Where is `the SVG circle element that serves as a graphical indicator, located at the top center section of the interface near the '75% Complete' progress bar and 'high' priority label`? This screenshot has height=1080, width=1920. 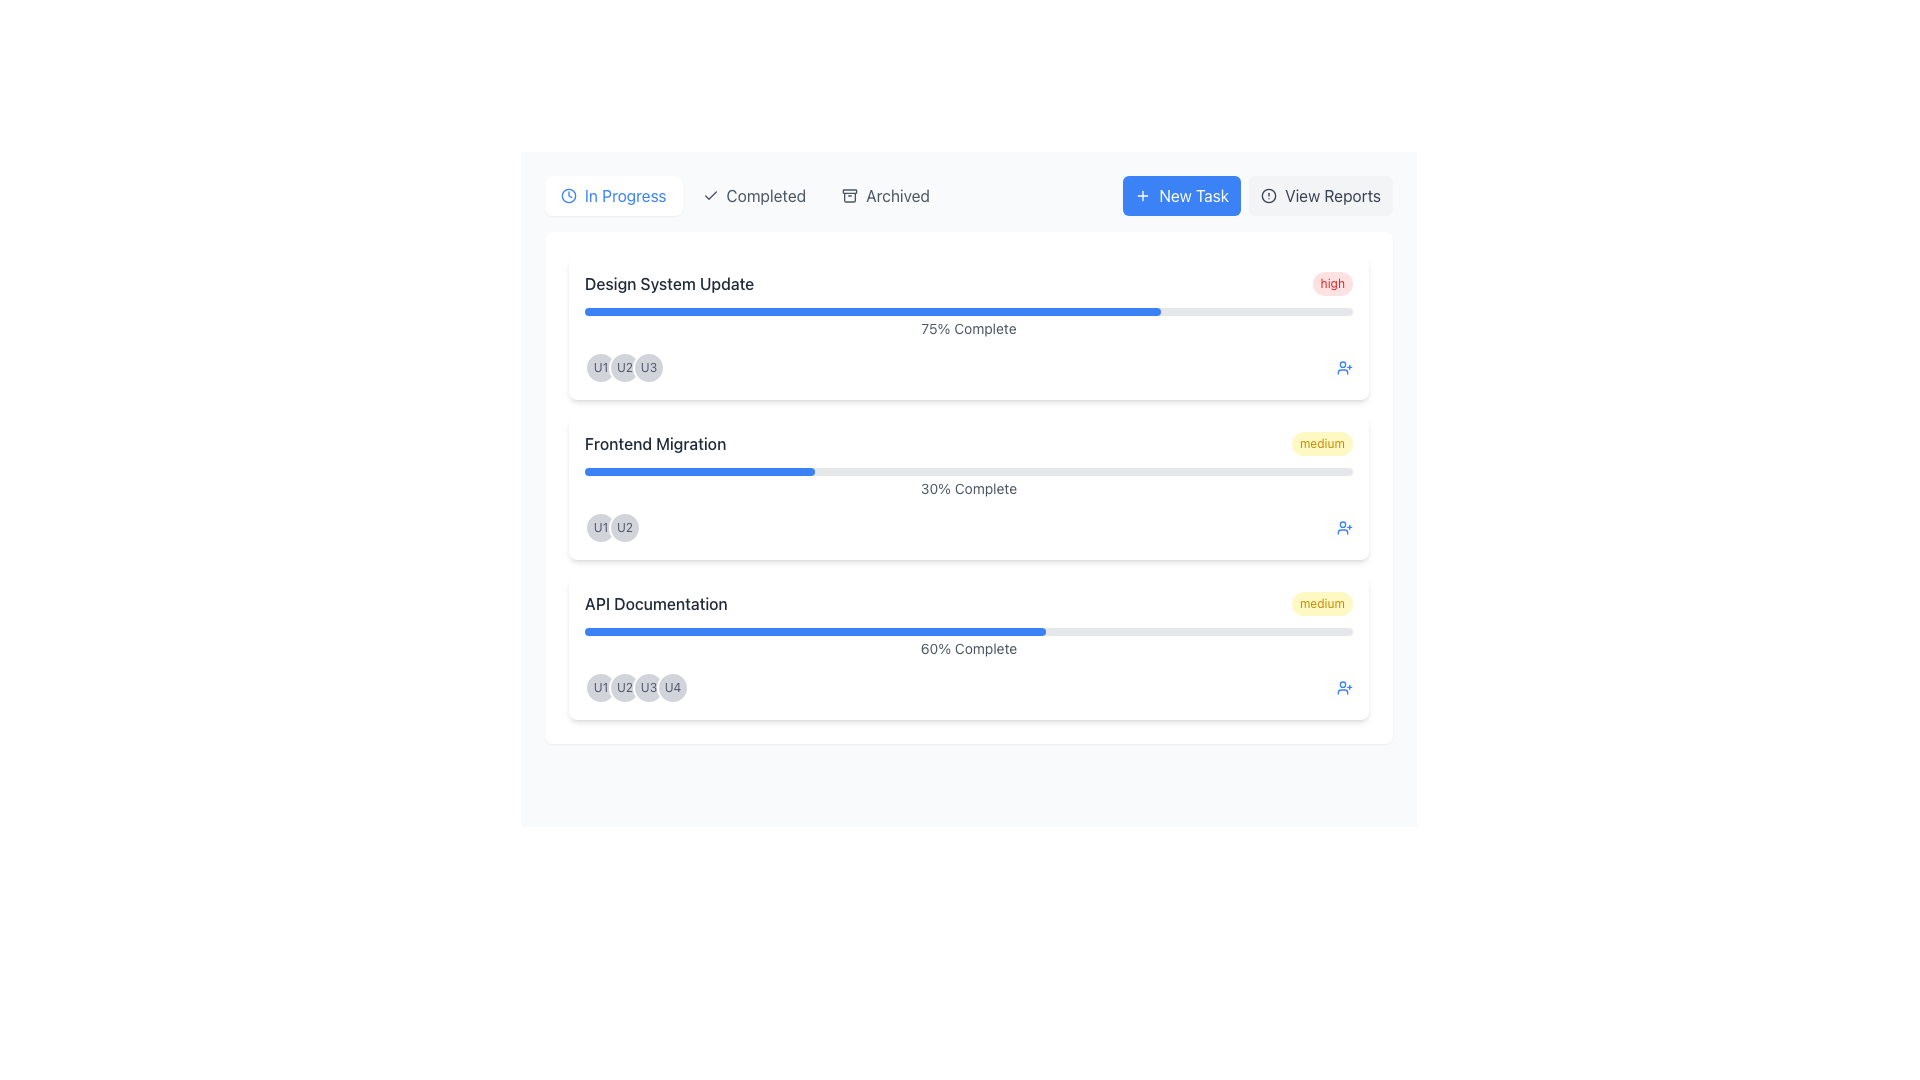
the SVG circle element that serves as a graphical indicator, located at the top center section of the interface near the '75% Complete' progress bar and 'high' priority label is located at coordinates (1268, 196).